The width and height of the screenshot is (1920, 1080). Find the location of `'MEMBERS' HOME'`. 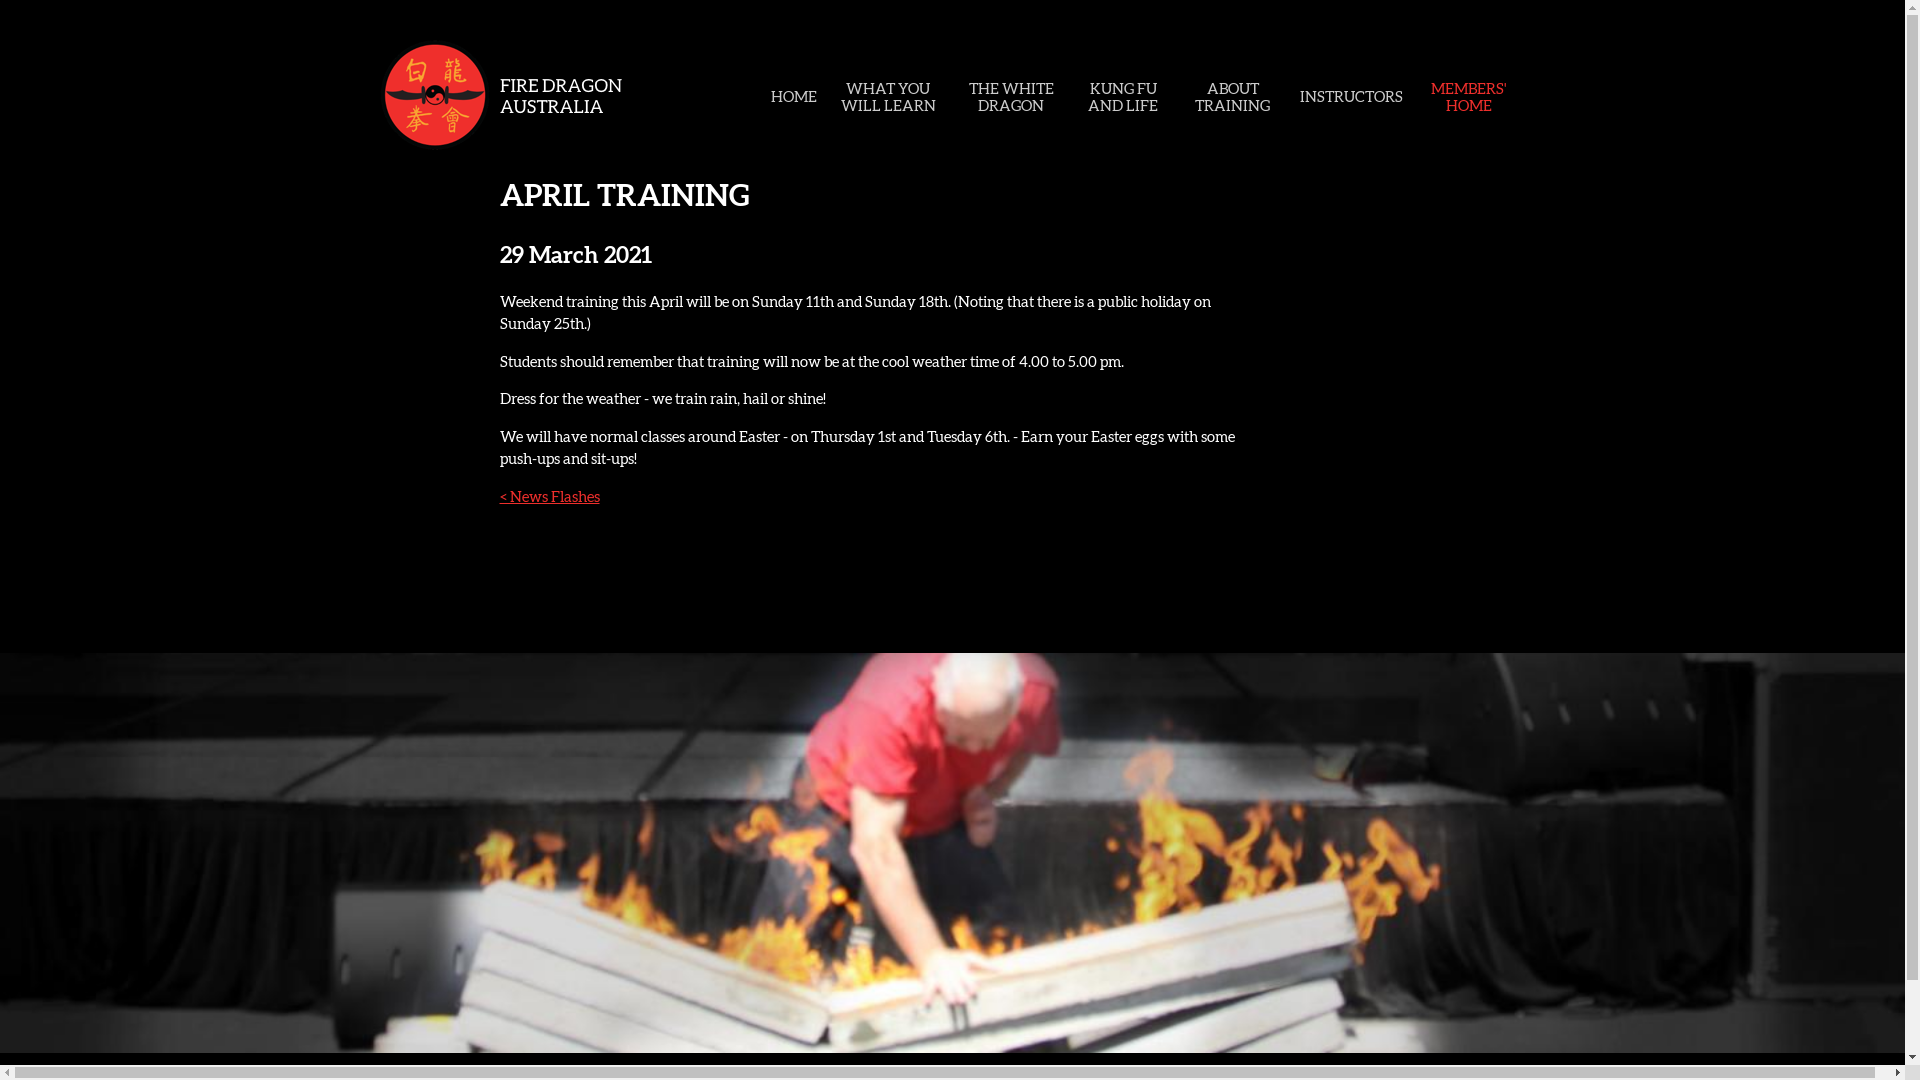

'MEMBERS' HOME' is located at coordinates (1468, 96).